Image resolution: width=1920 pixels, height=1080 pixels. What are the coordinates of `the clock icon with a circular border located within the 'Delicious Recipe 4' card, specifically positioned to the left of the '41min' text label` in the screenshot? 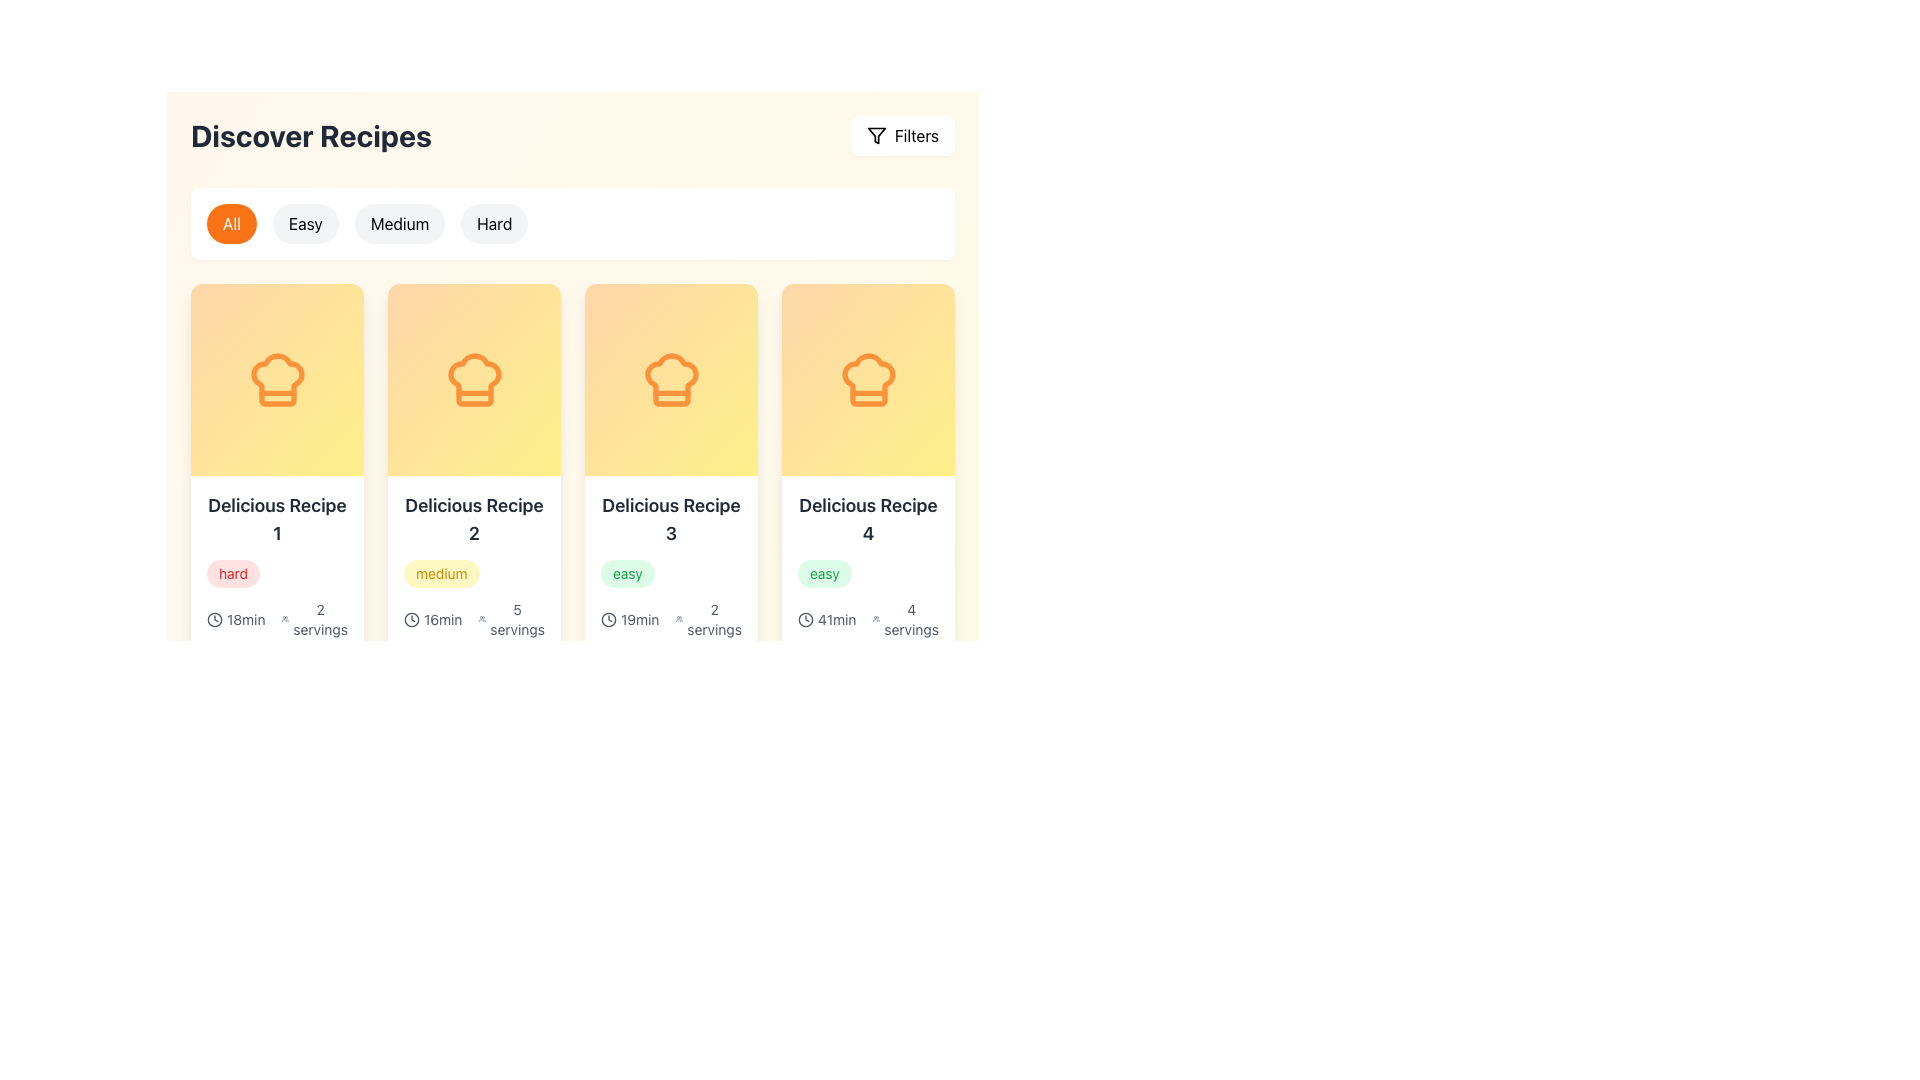 It's located at (806, 619).